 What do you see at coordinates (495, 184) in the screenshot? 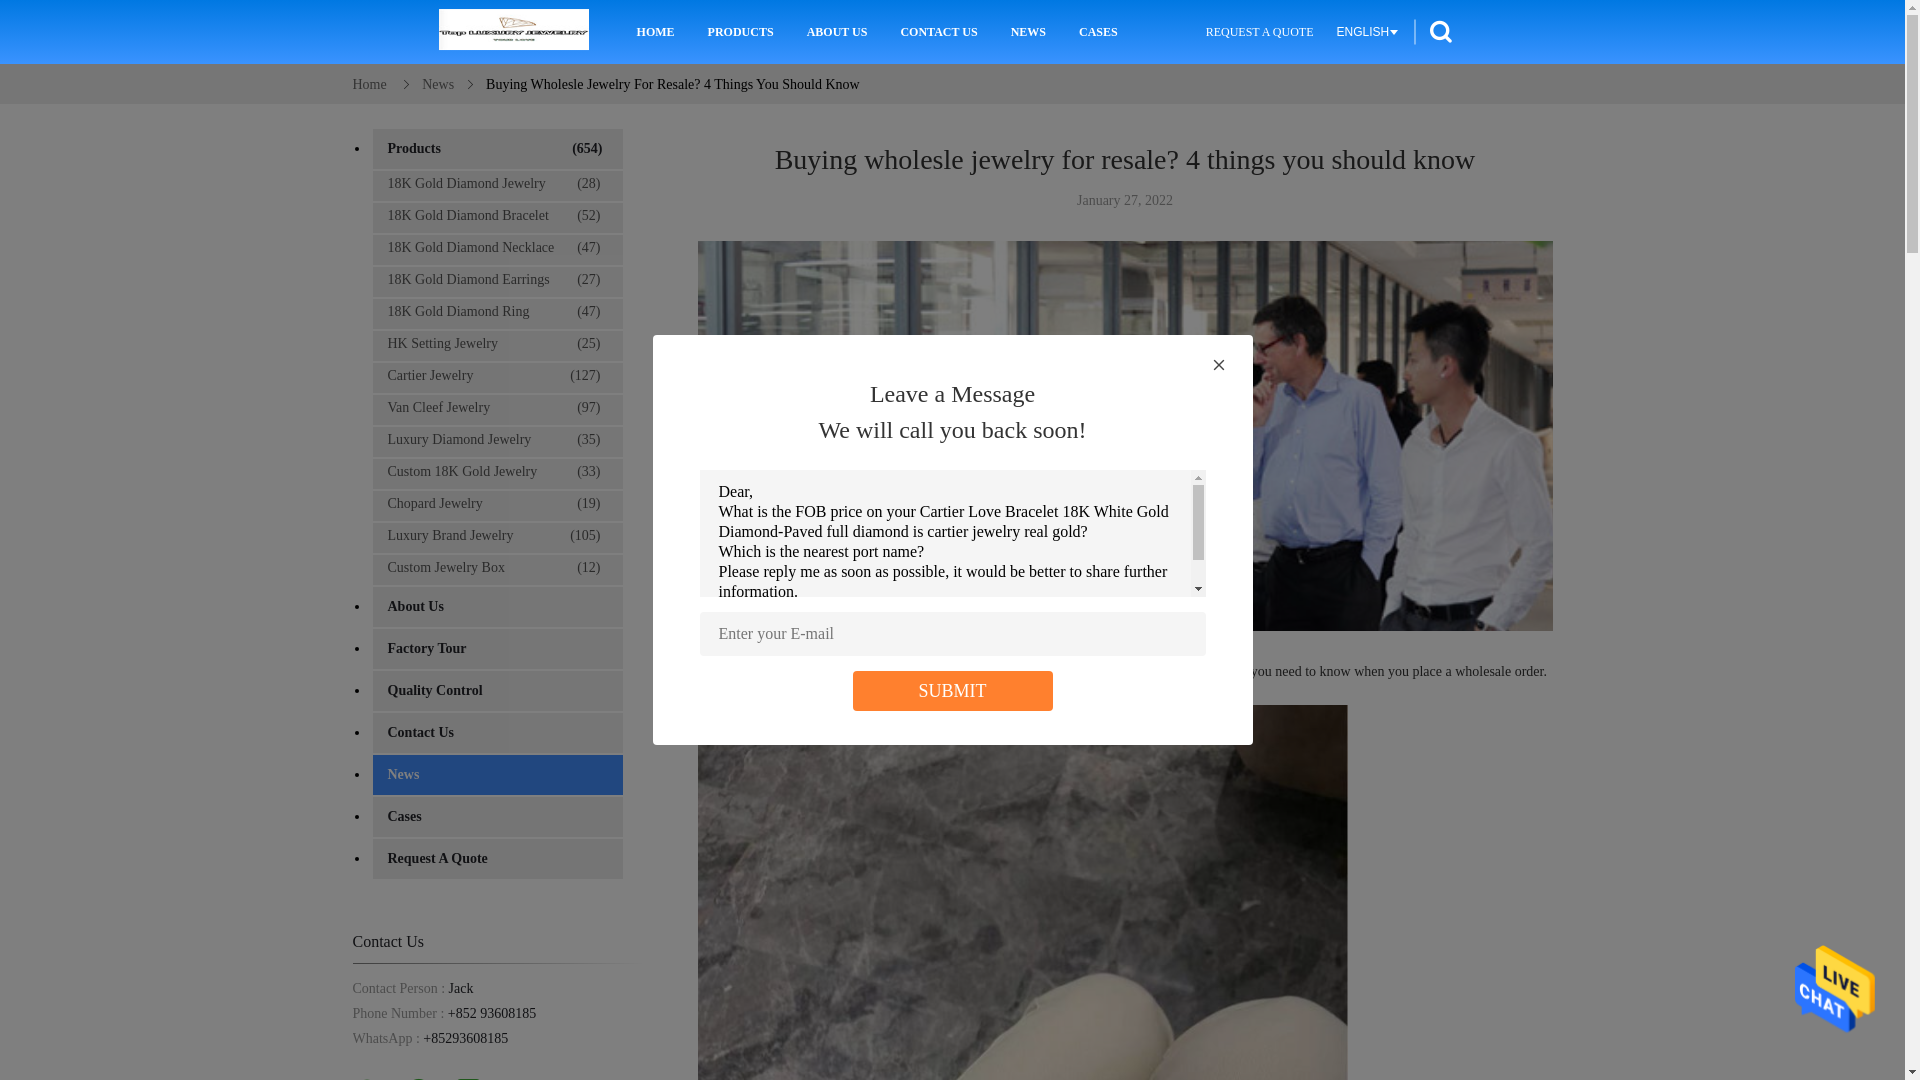
I see `'18K Gold Diamond Jewelry` at bounding box center [495, 184].